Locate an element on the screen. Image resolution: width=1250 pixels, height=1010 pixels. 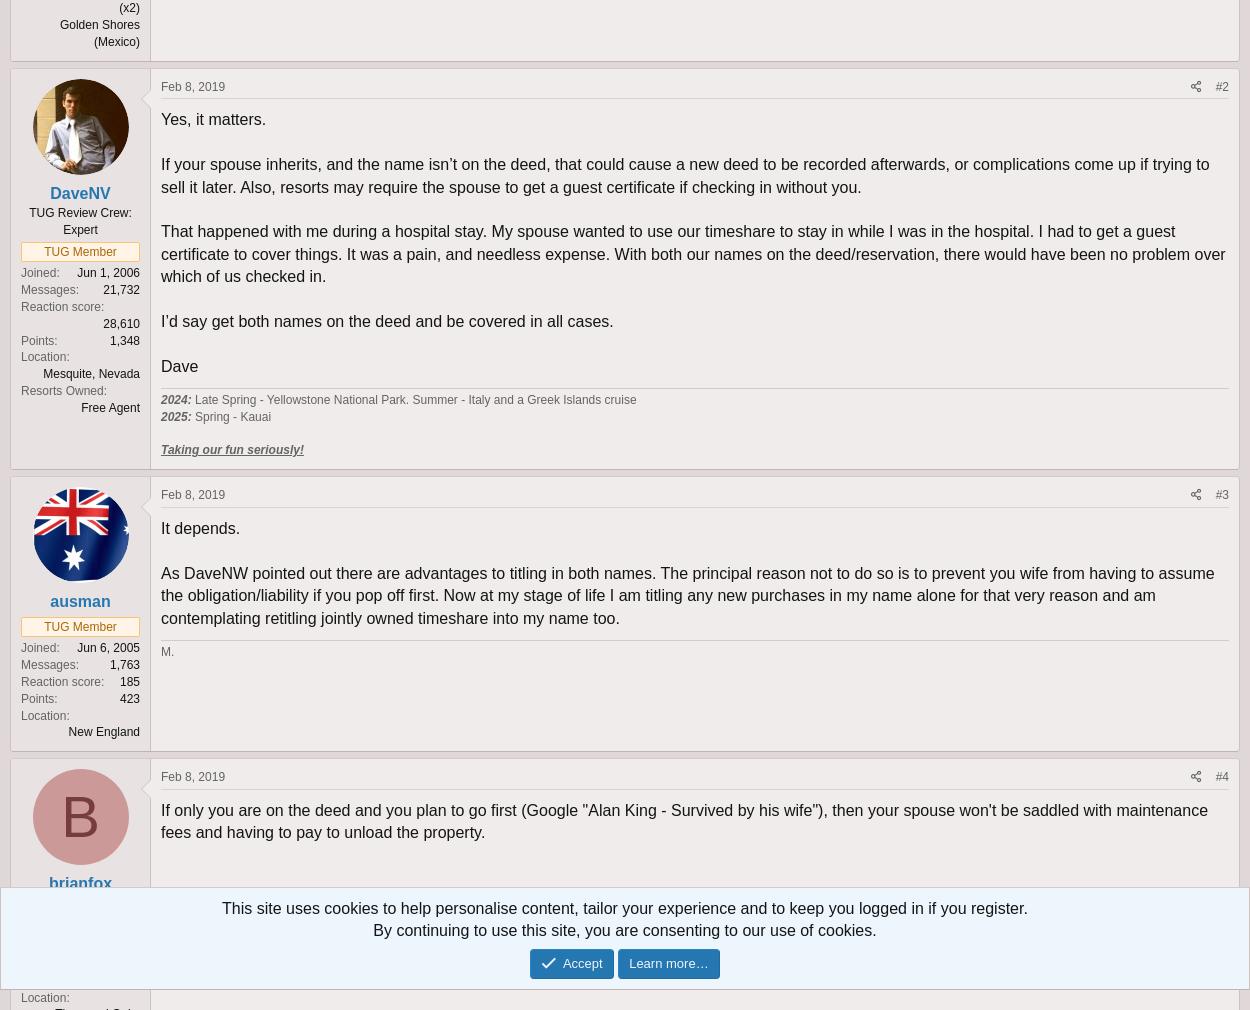
'#2' is located at coordinates (1221, 84).